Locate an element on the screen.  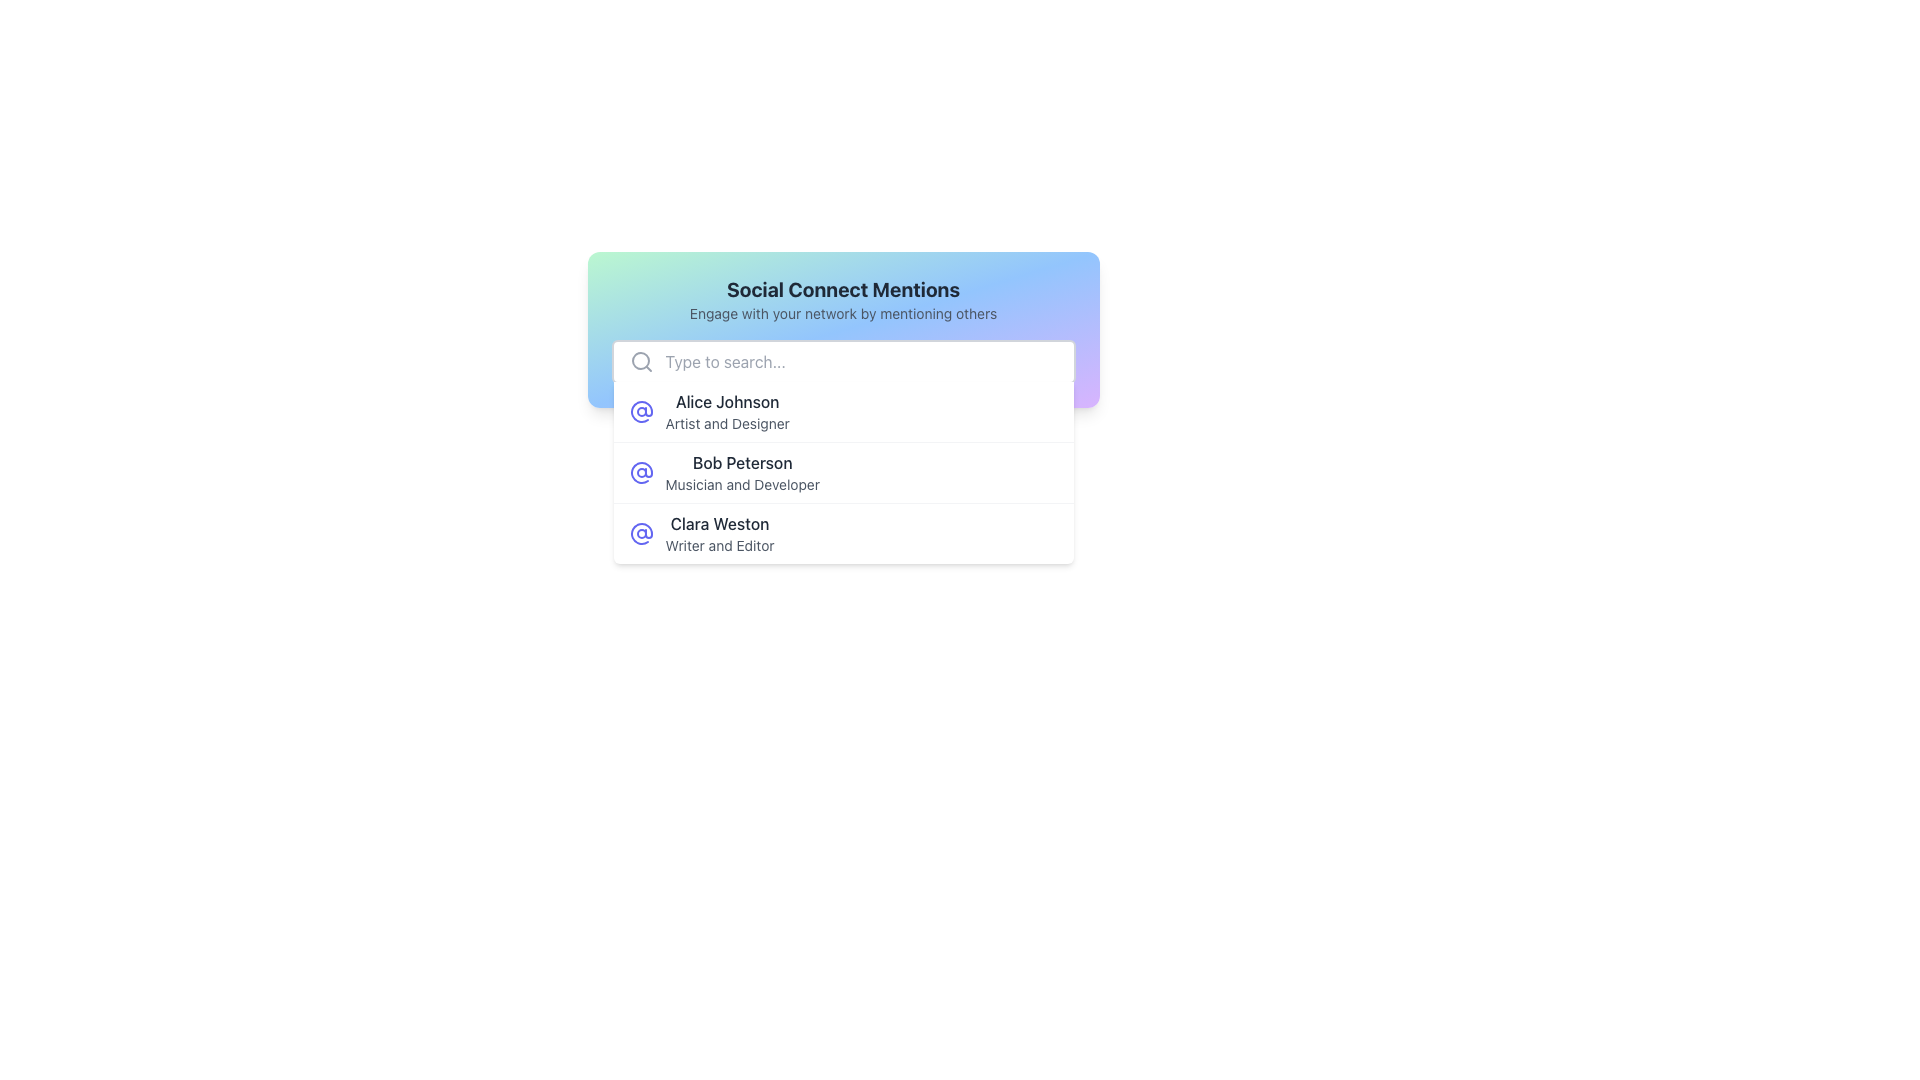
the text label displaying 'Alice Johnson' and 'Artist and Designer', located in the first item of the 'Social Connect Mentions' dropdown panel, below the input search box is located at coordinates (726, 411).